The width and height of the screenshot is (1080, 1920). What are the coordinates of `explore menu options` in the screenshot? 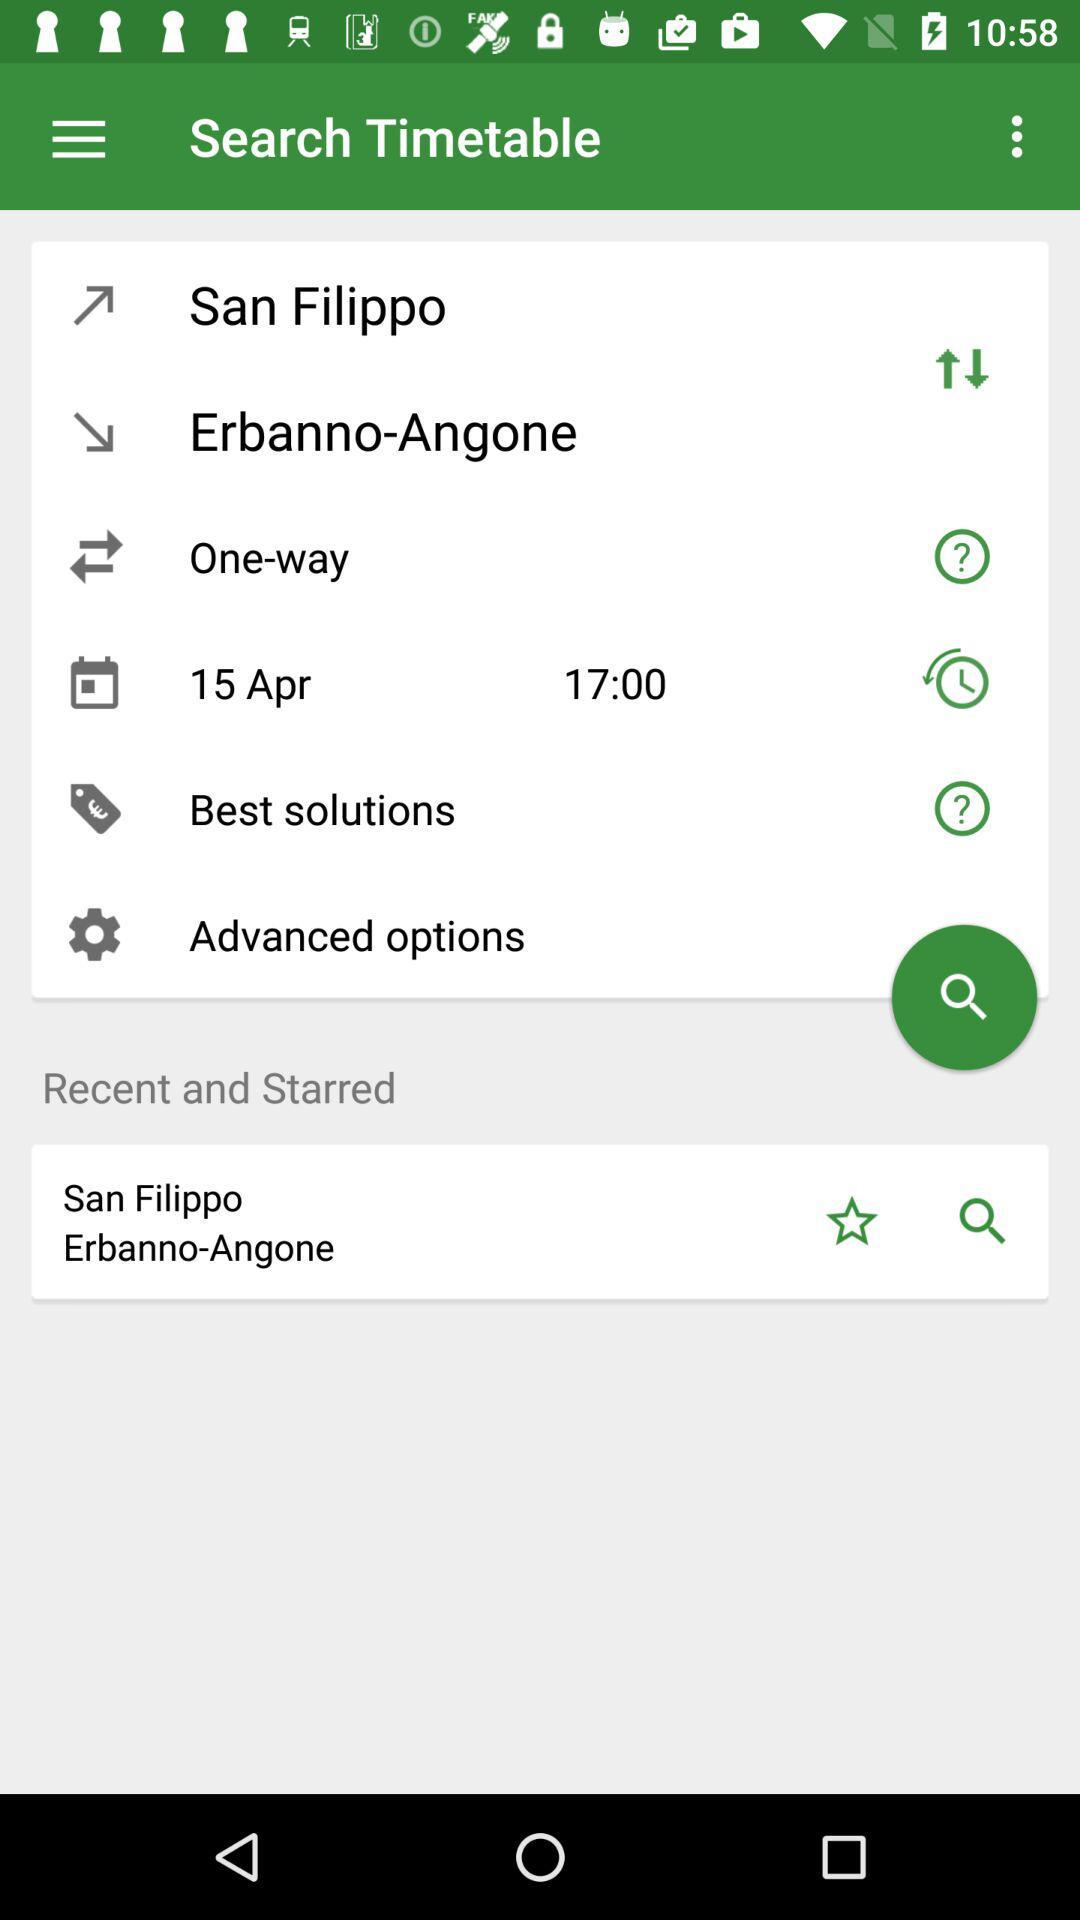 It's located at (88, 135).